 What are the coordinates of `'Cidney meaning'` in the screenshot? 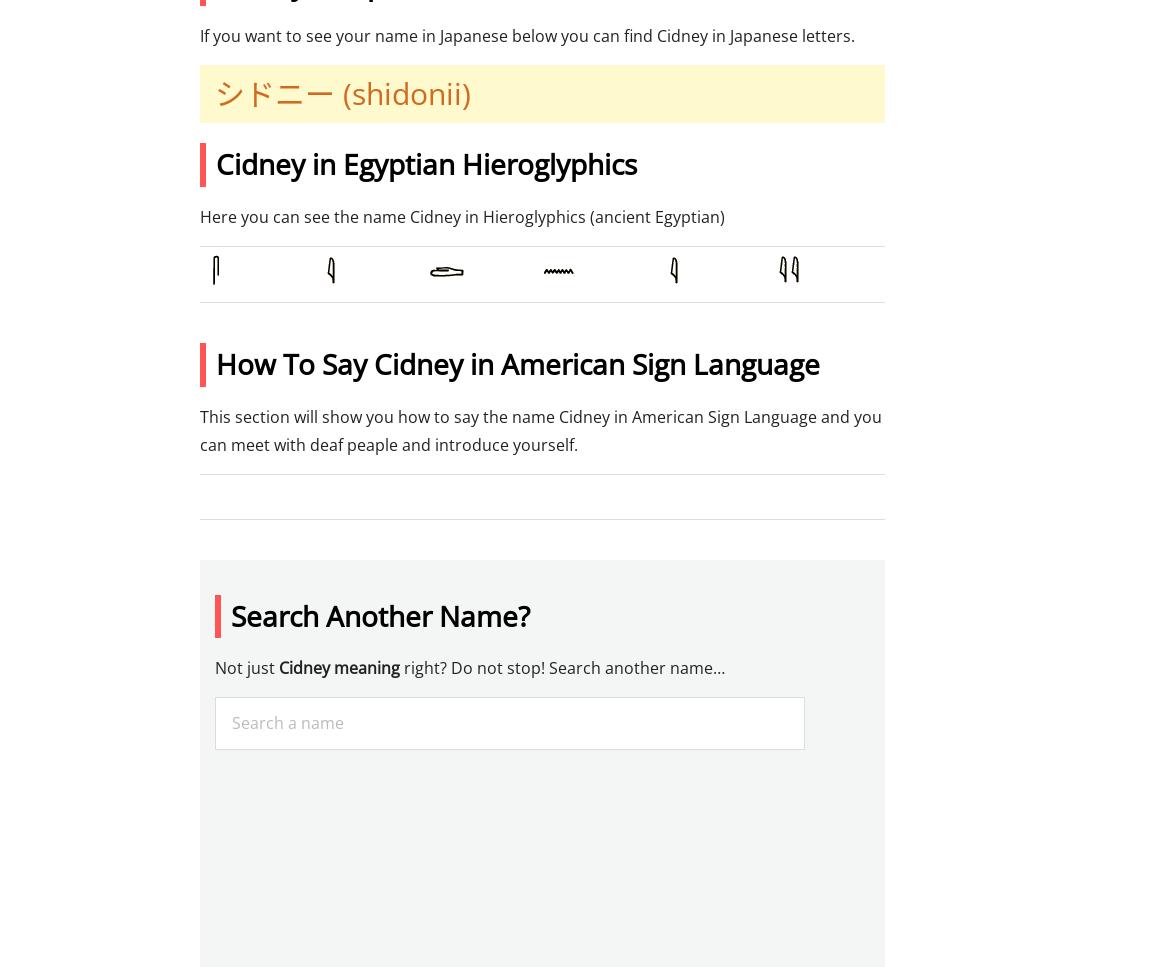 It's located at (339, 667).